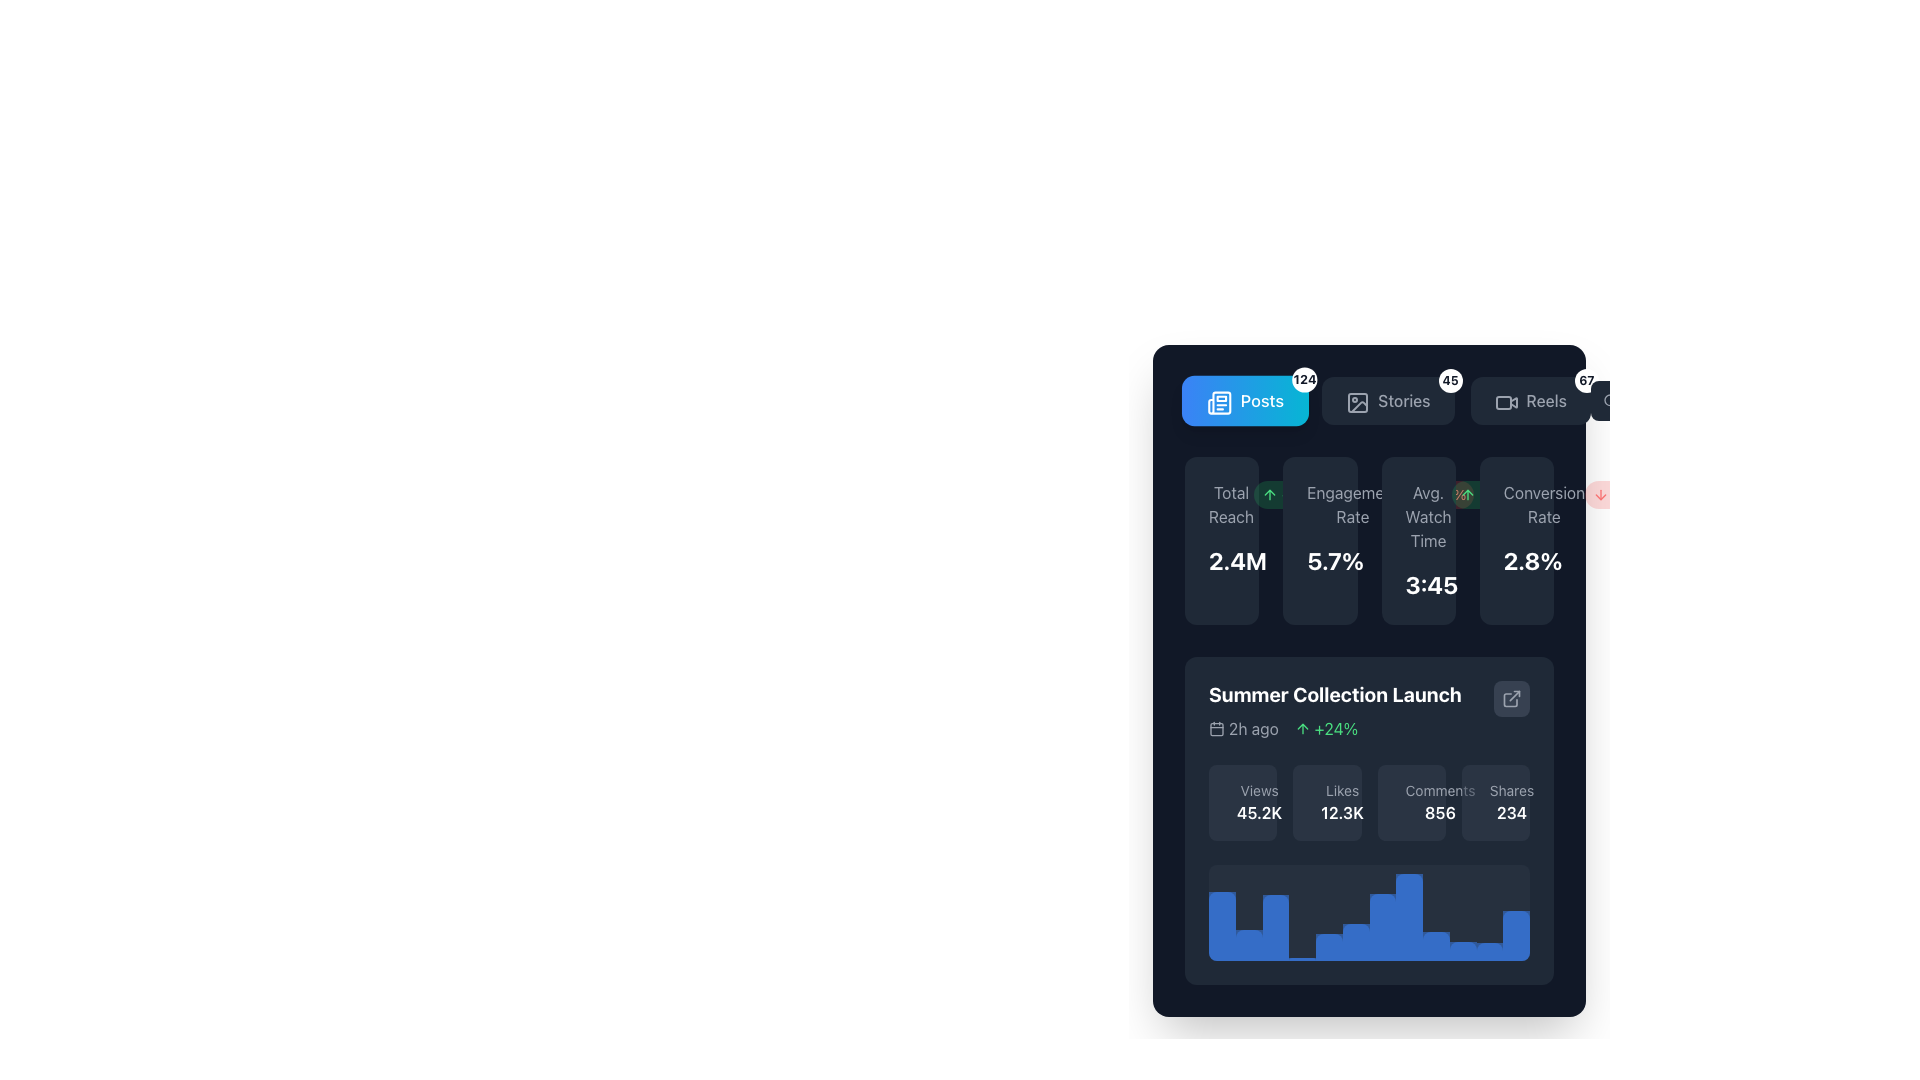 The height and width of the screenshot is (1080, 1920). What do you see at coordinates (1516, 560) in the screenshot?
I see `value displayed in the large bold white text label showing '2.8%' located at the bottom of the 'Conversion Rate' card` at bounding box center [1516, 560].